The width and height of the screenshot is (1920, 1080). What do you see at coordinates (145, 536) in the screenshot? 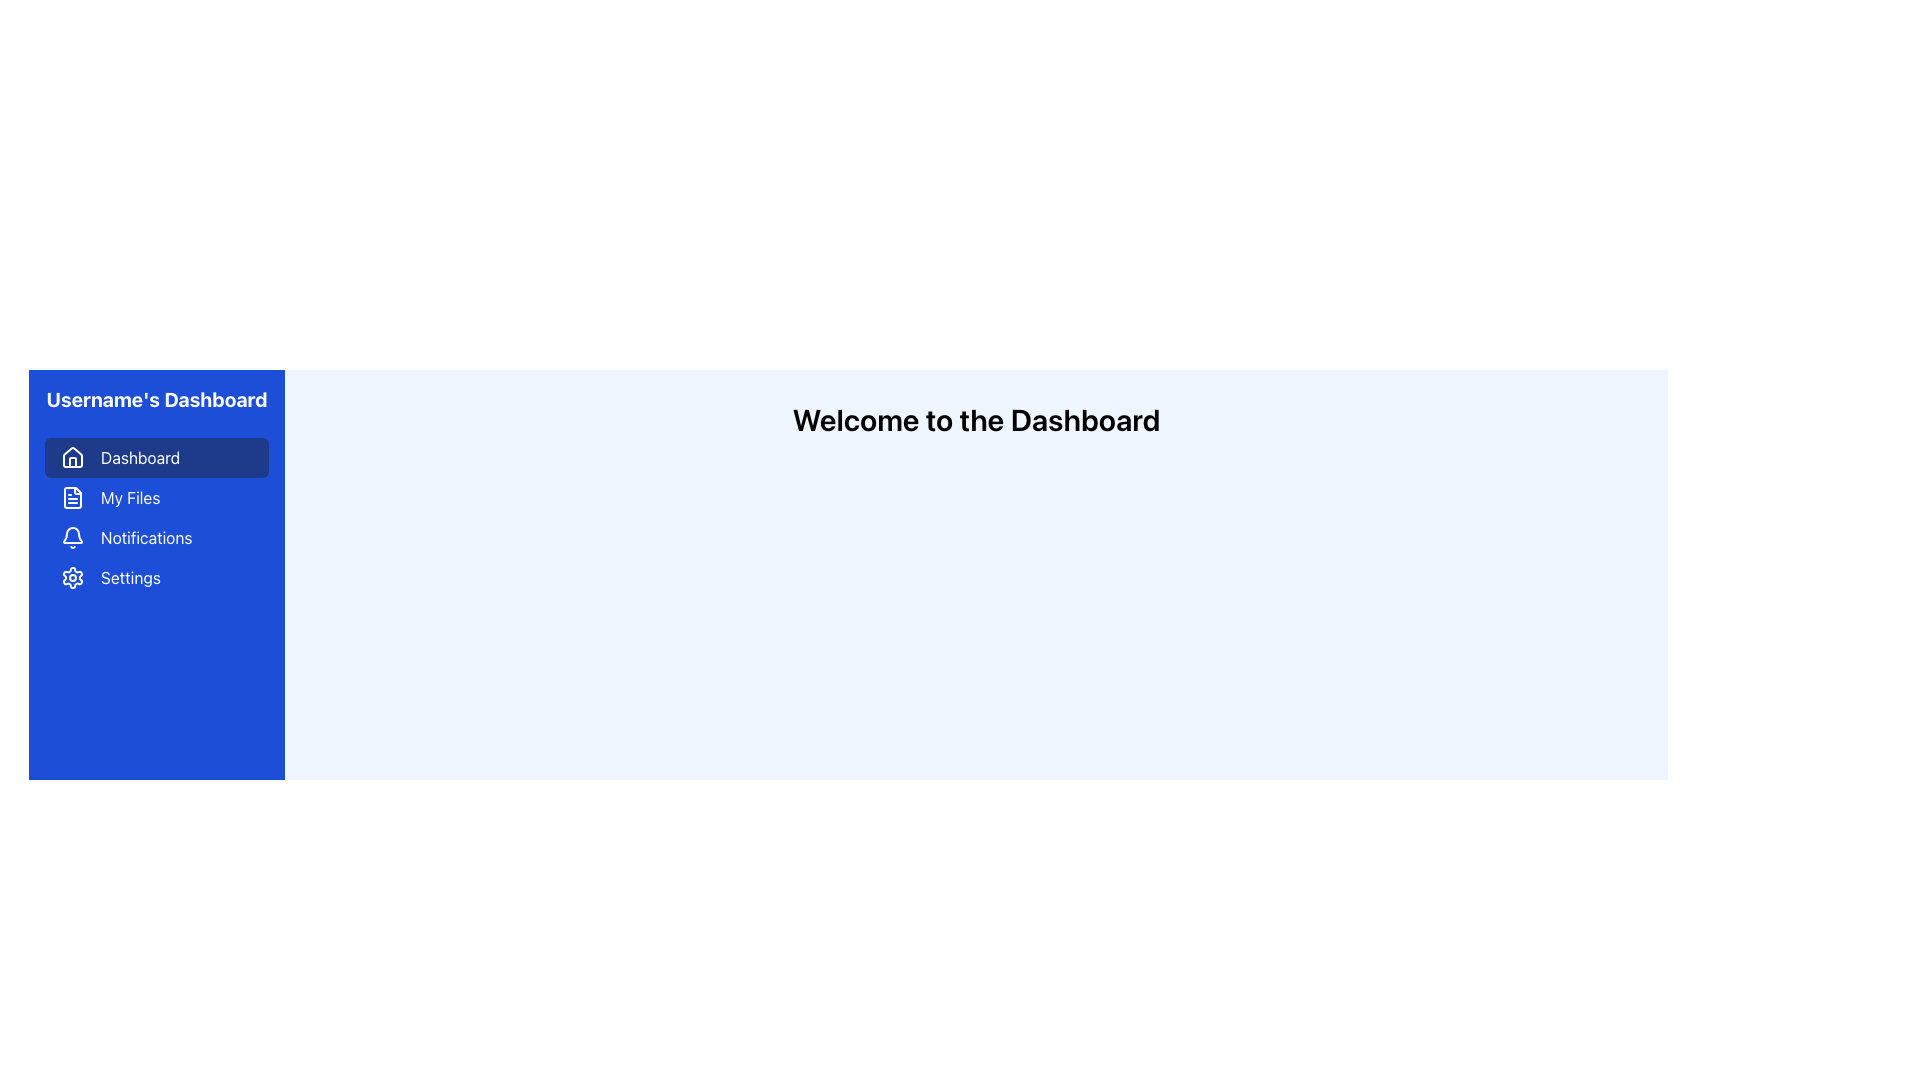
I see `'Notifications' text label located in the vertical menu on the left-hand side of the dashboard interface, which is part of a clickable menu item` at bounding box center [145, 536].